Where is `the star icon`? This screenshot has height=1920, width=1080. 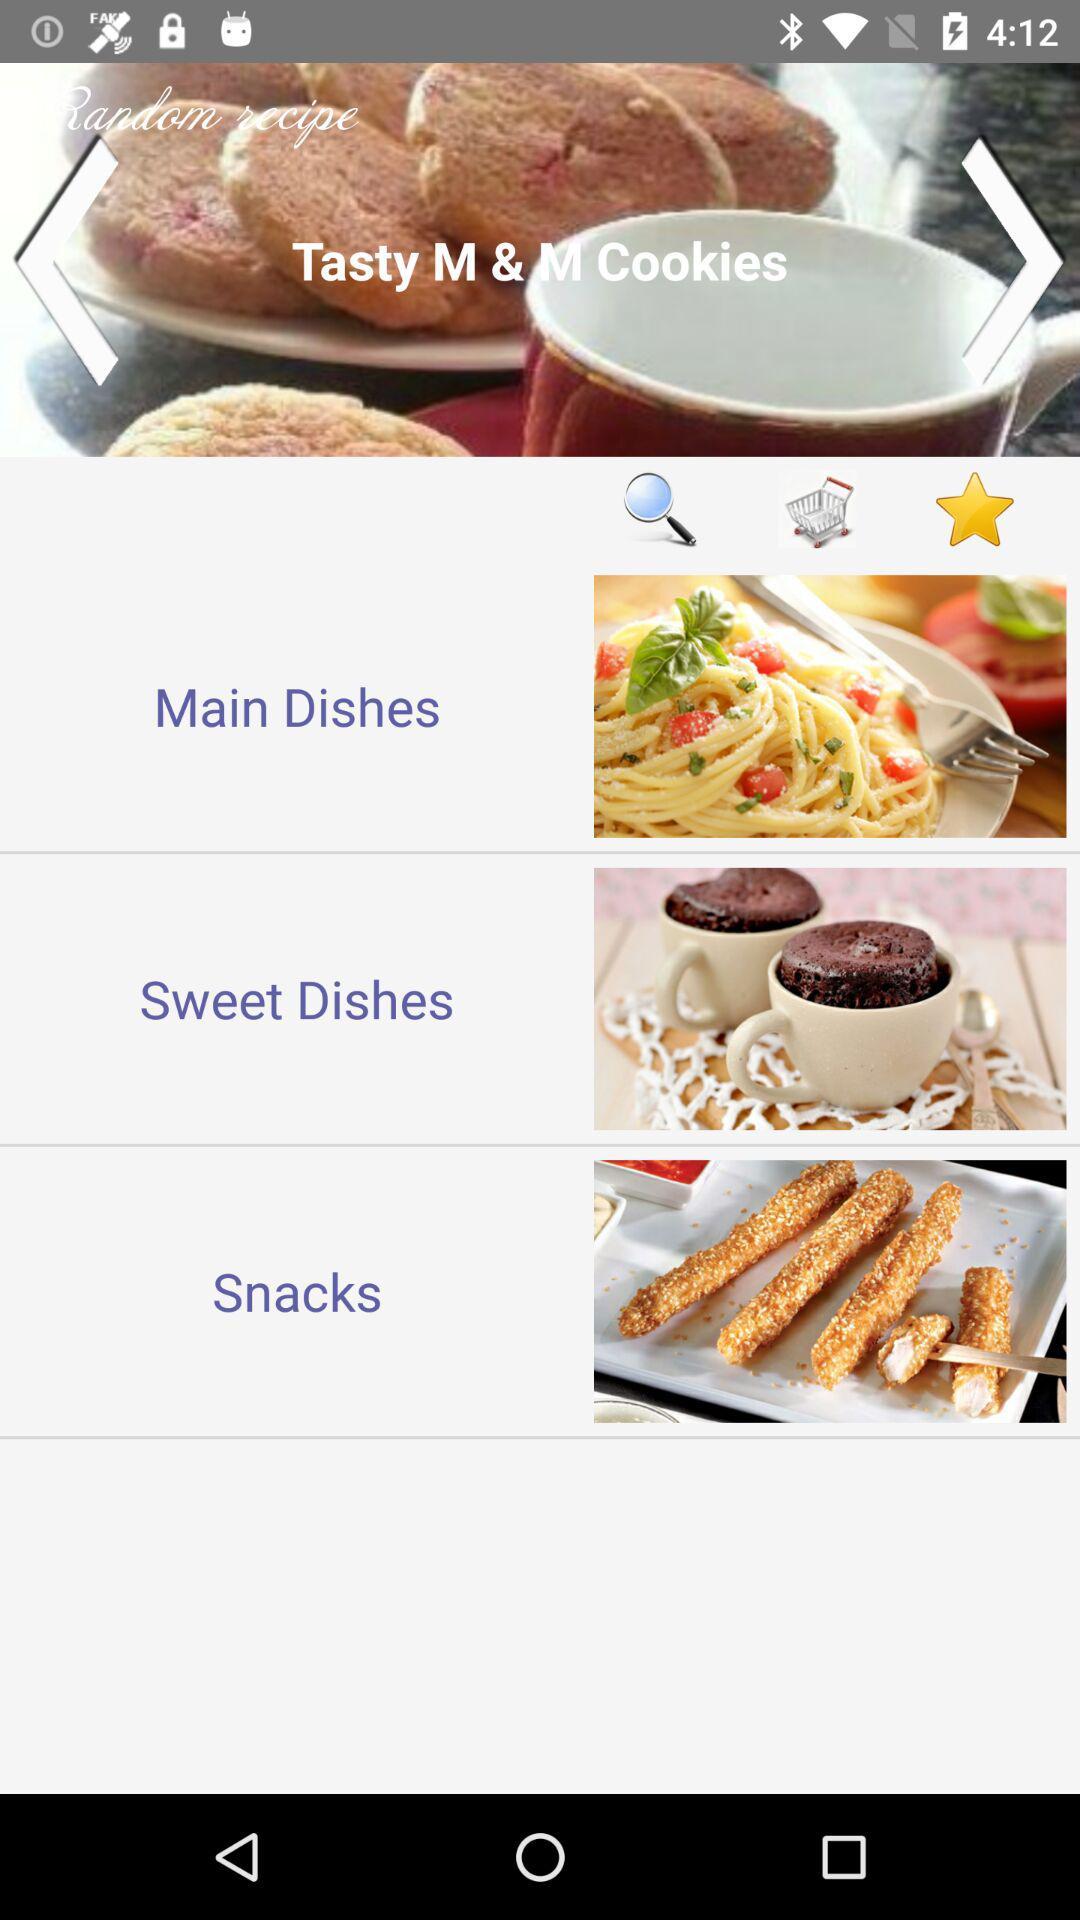 the star icon is located at coordinates (974, 509).